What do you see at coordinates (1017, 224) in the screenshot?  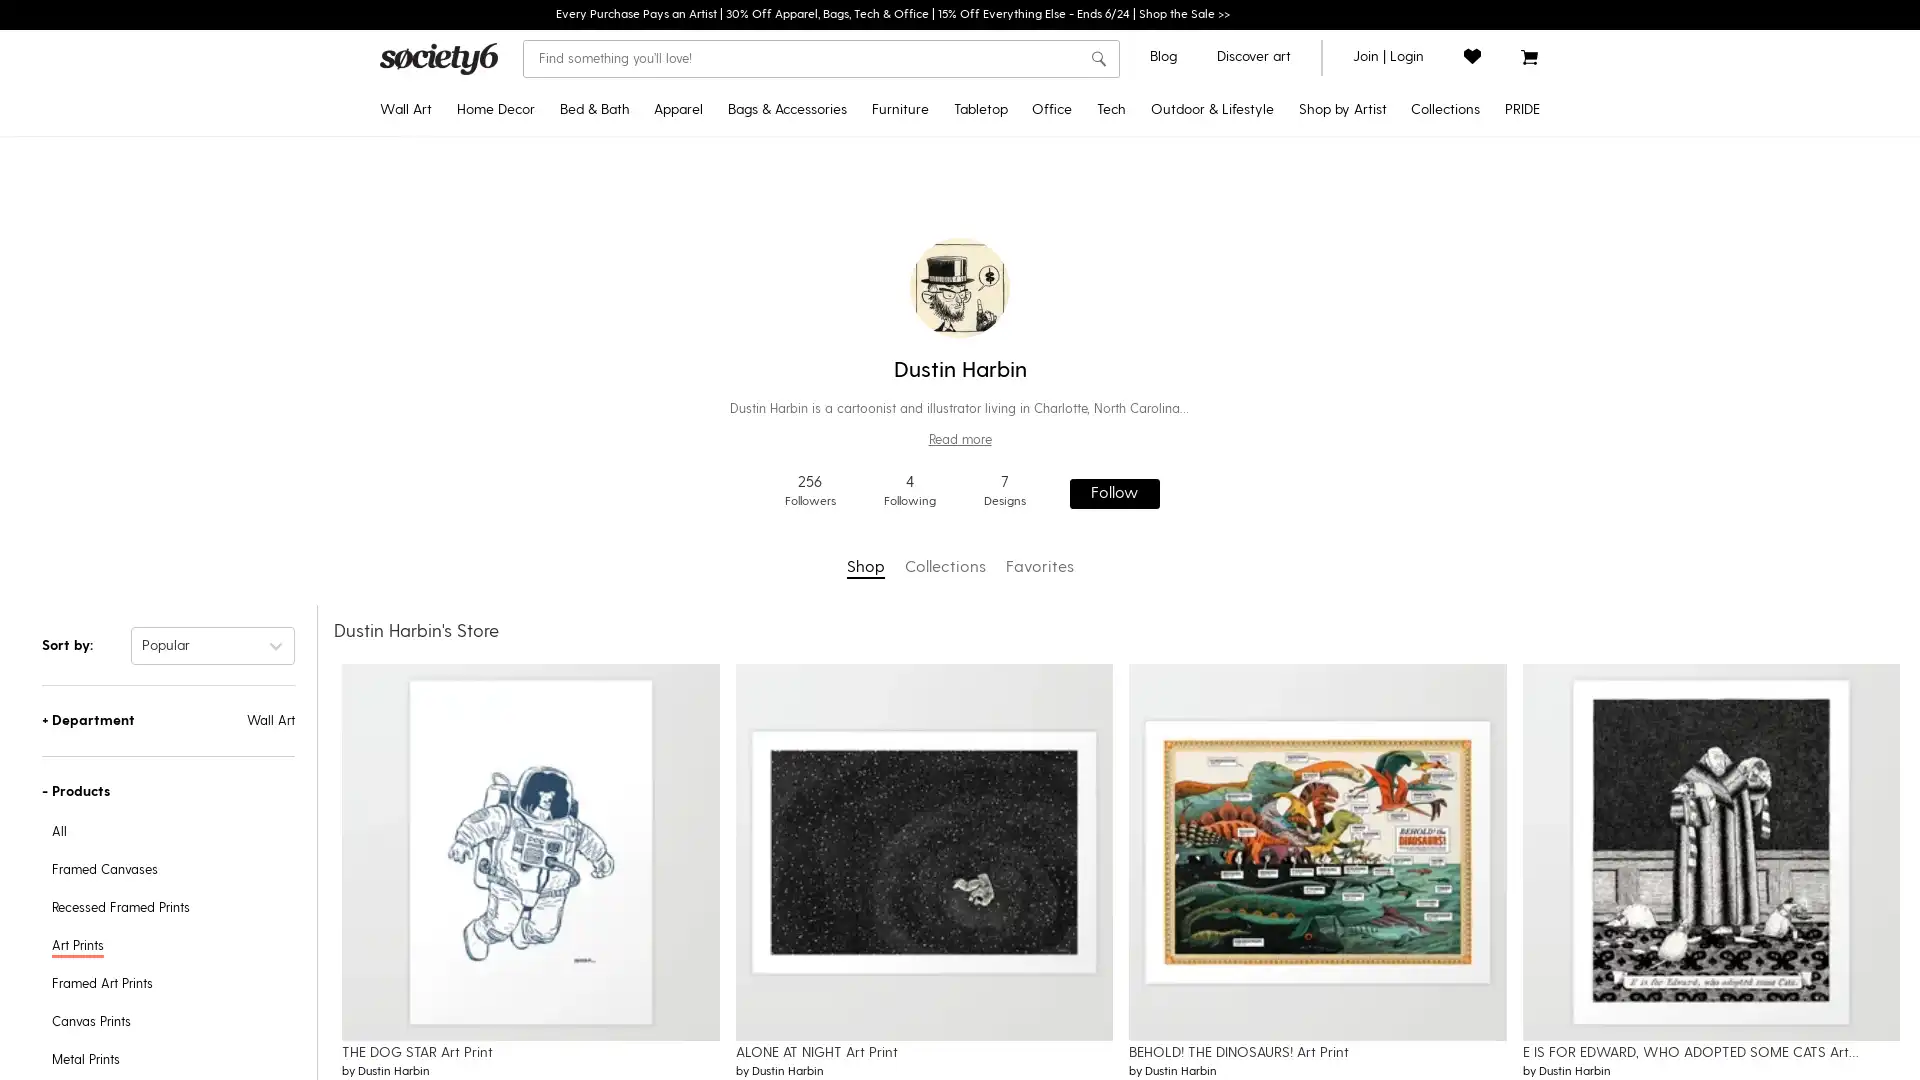 I see `Tablecloths` at bounding box center [1017, 224].